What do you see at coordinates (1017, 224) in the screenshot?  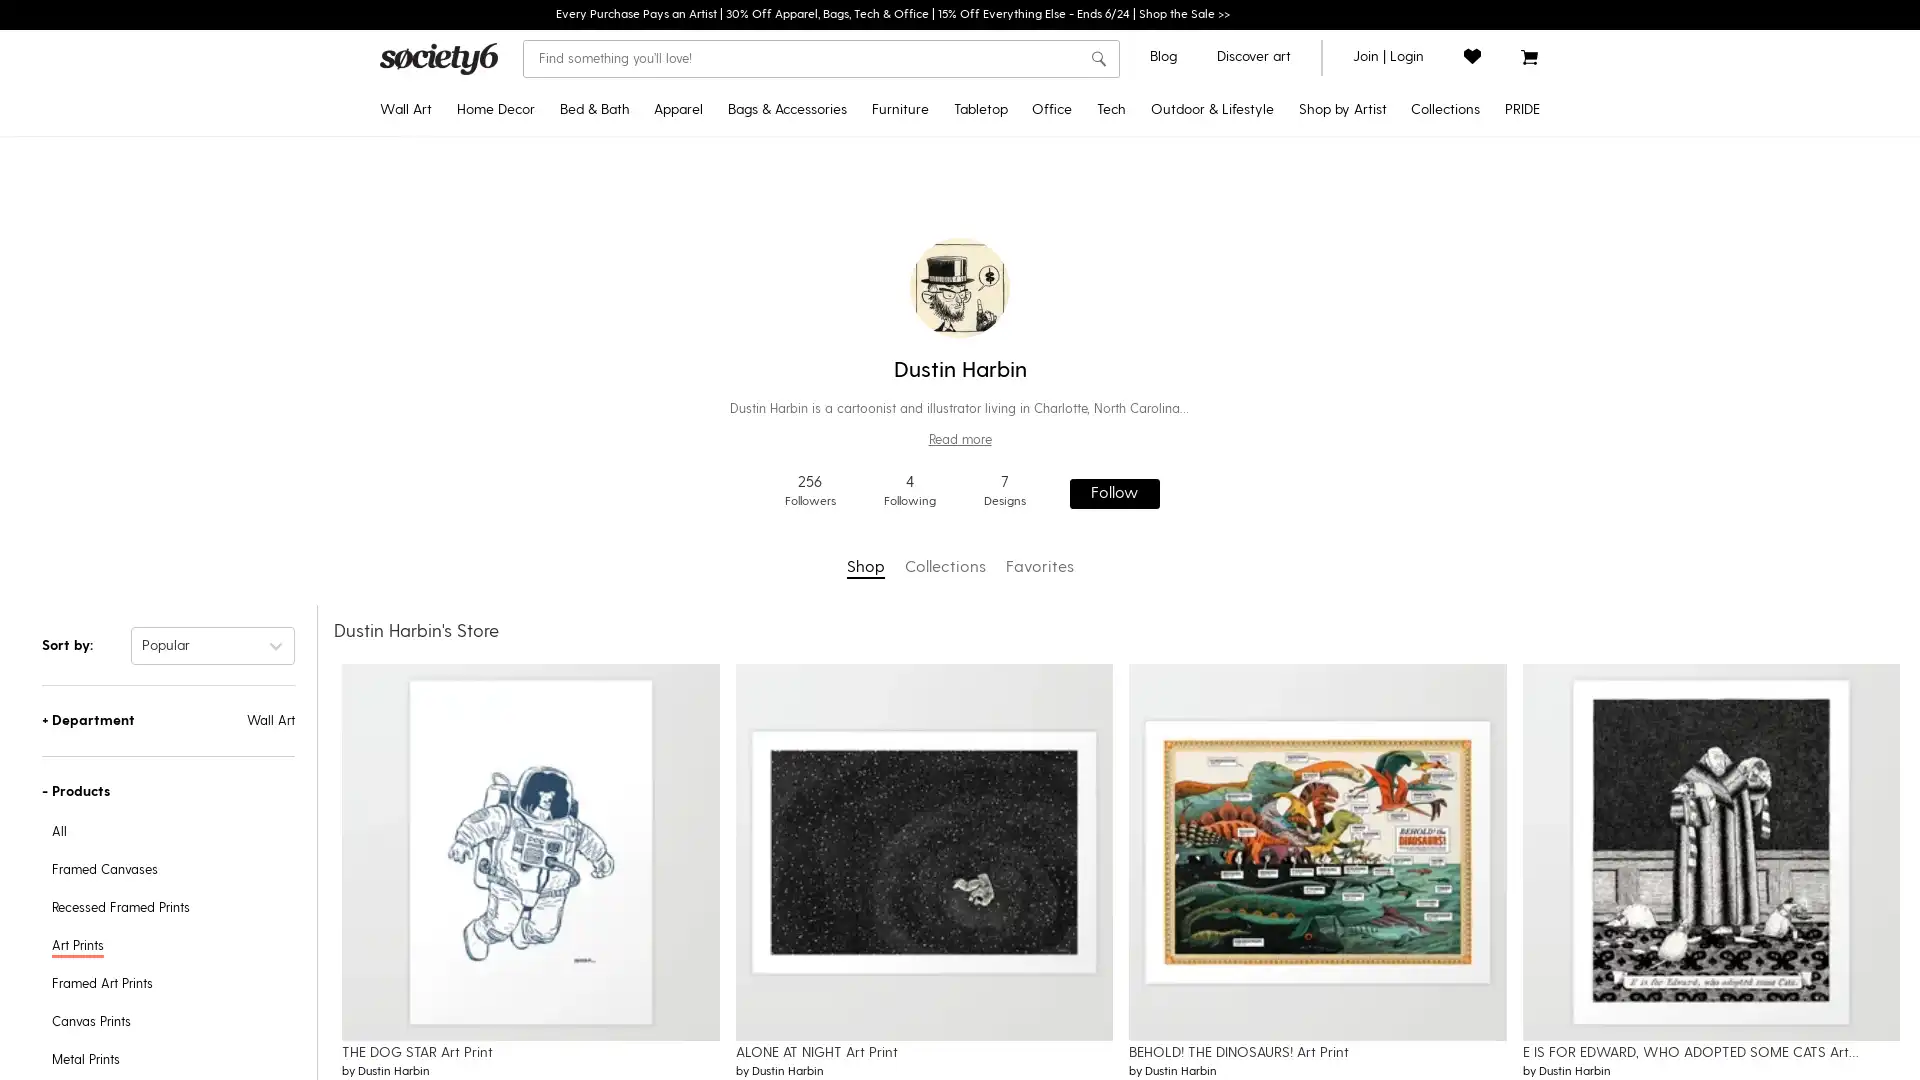 I see `Tablecloths` at bounding box center [1017, 224].